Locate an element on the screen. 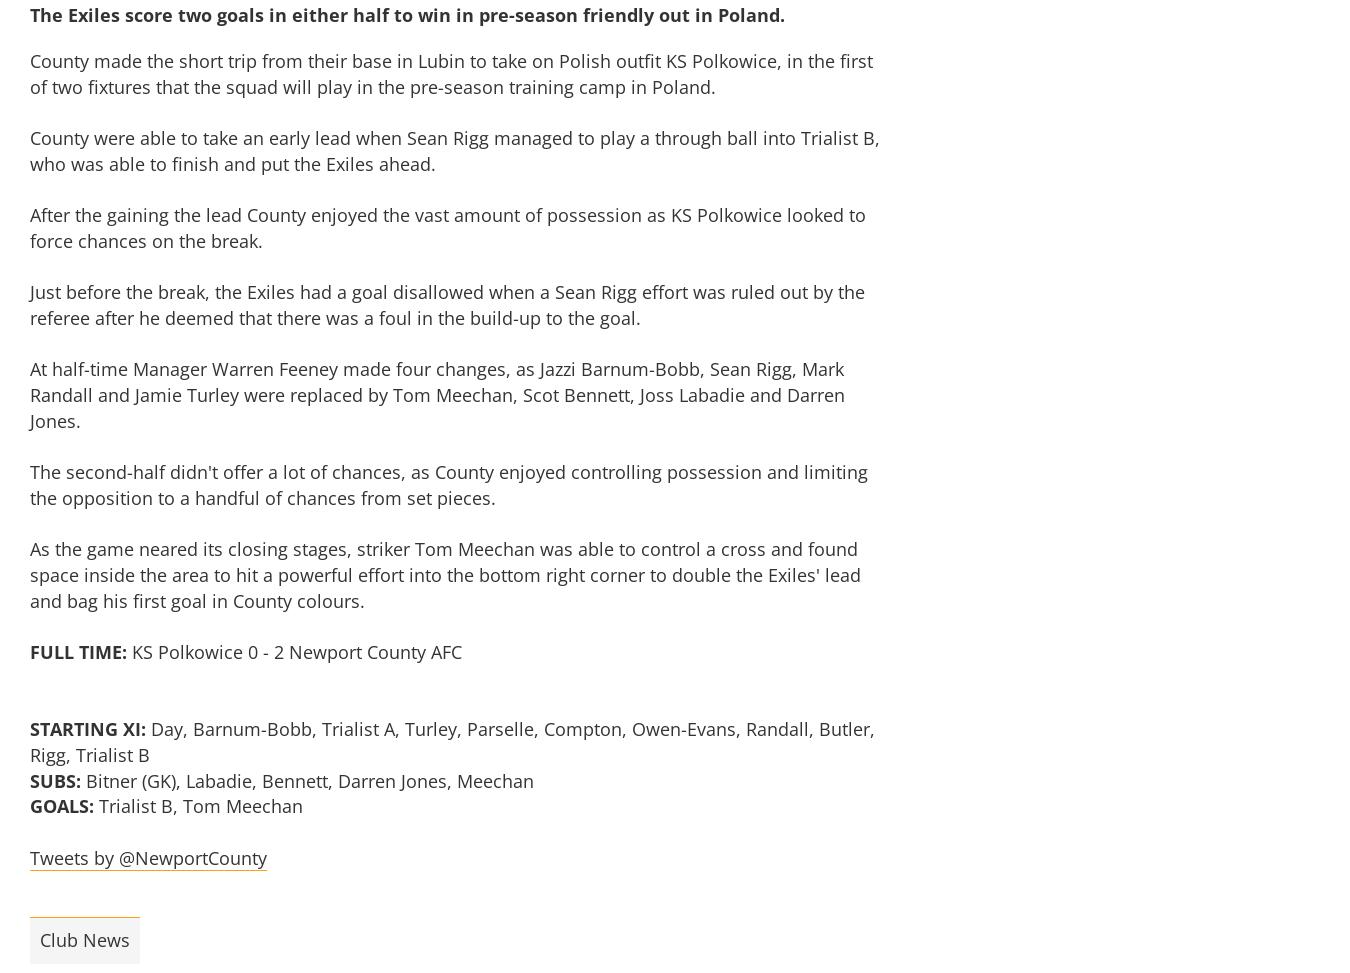 The width and height of the screenshot is (1350, 973). 'Just before the break, the Exiles had a goal disallowed when a Sean Rigg effort was ruled out by the referee after he deemed that there was a foul in the build-up to the goal.' is located at coordinates (447, 305).